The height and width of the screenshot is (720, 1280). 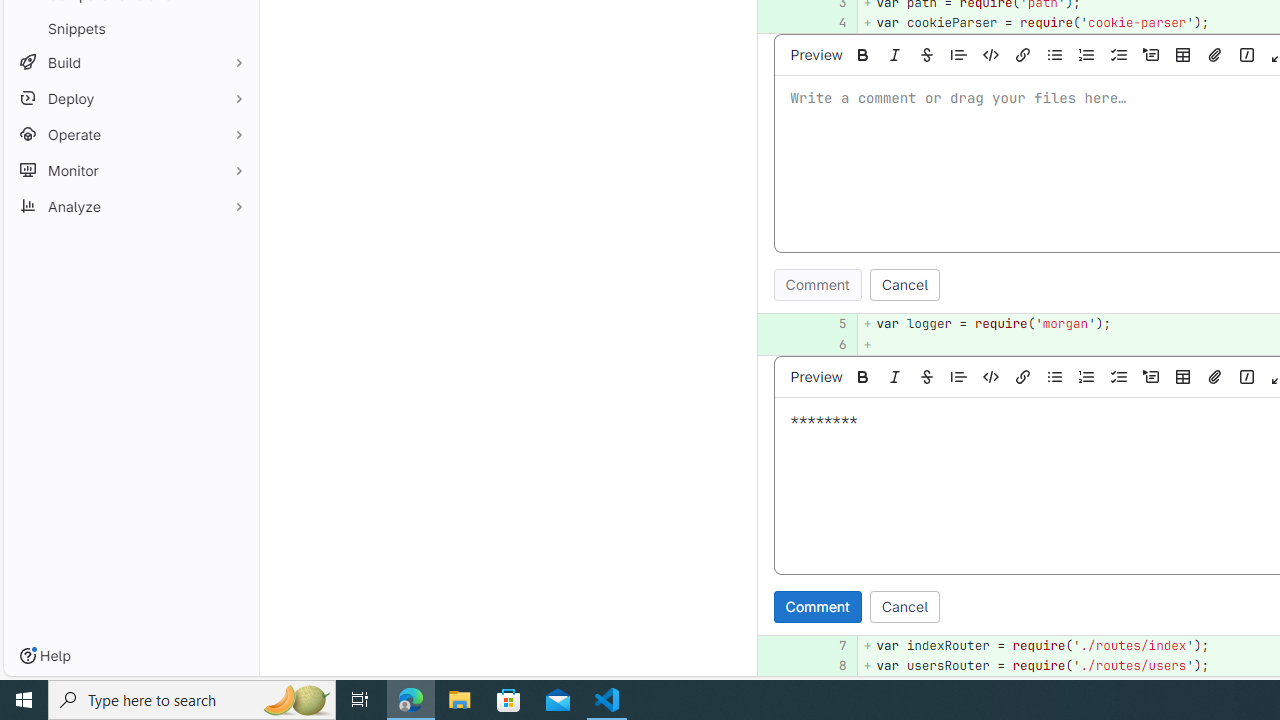 What do you see at coordinates (894, 376) in the screenshot?
I see `'Add italic text (Ctrl+I)'` at bounding box center [894, 376].